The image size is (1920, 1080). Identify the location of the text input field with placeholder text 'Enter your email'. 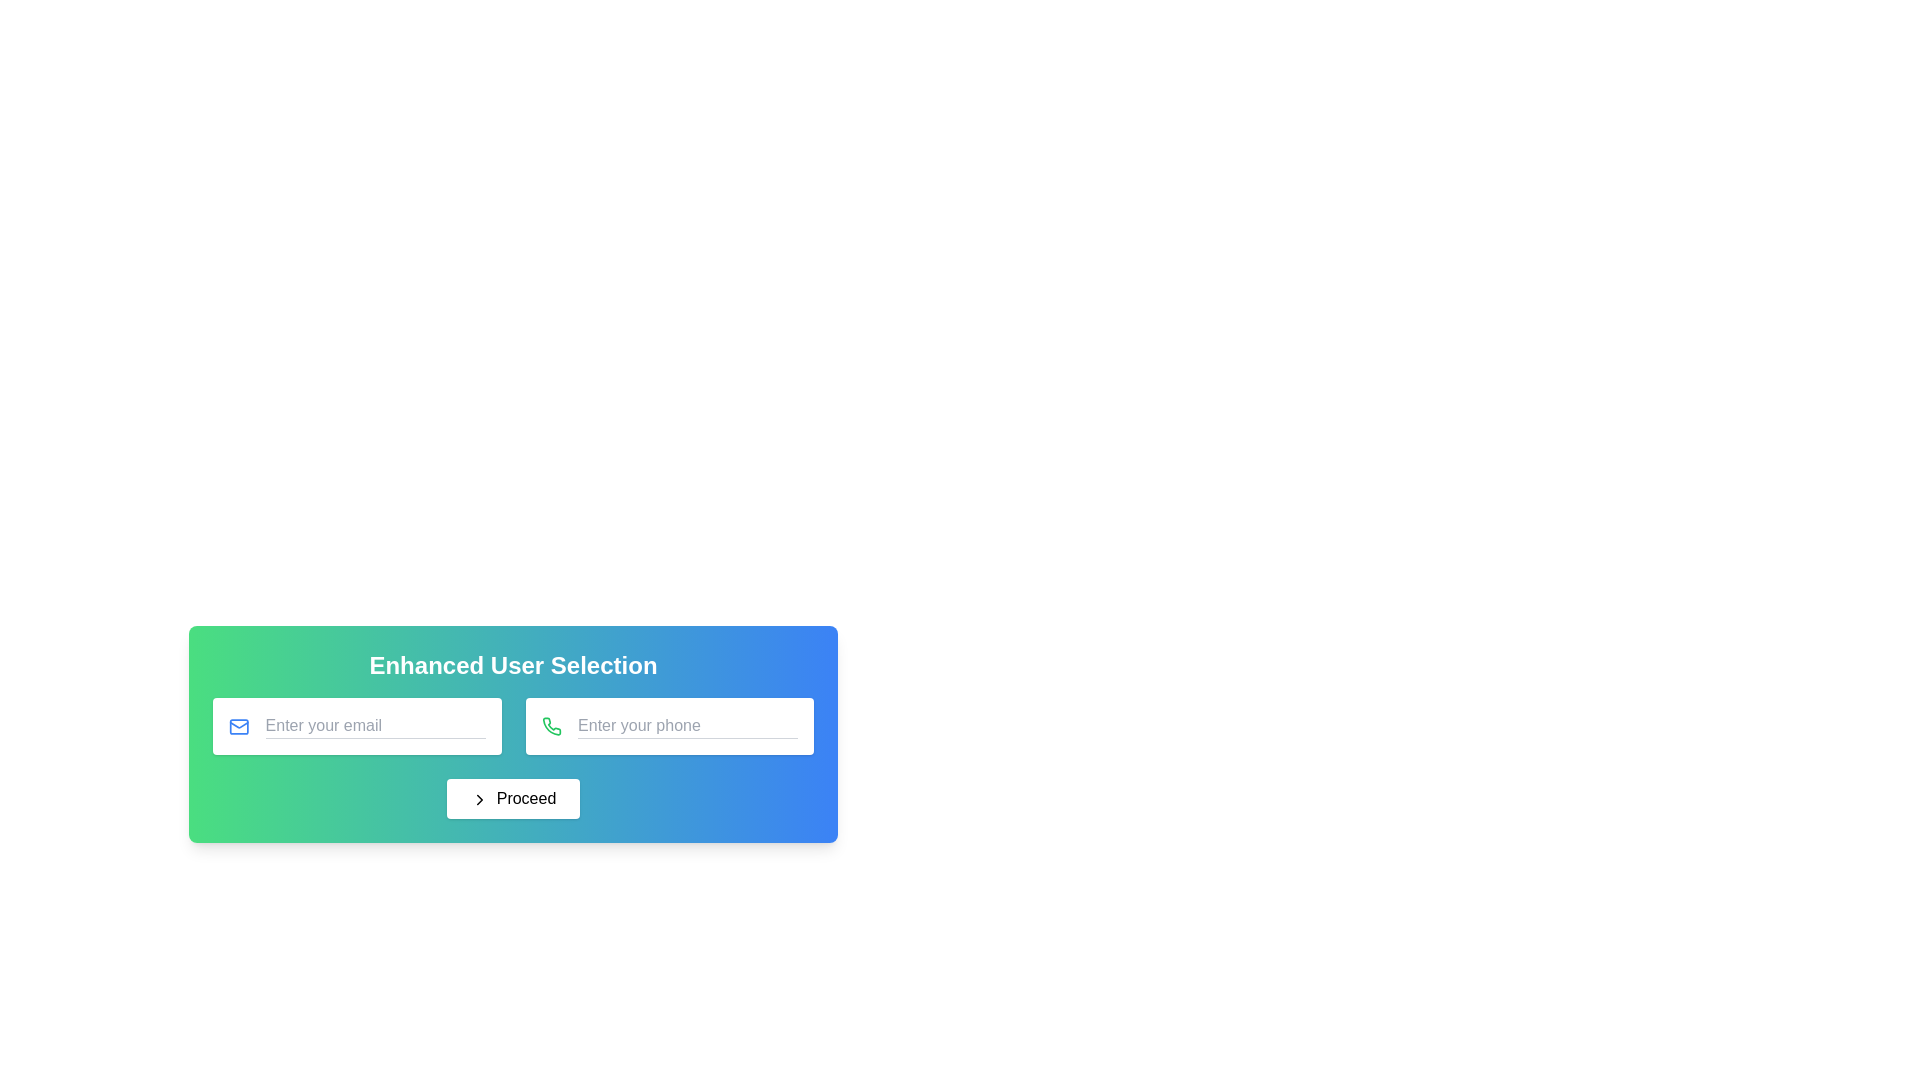
(375, 726).